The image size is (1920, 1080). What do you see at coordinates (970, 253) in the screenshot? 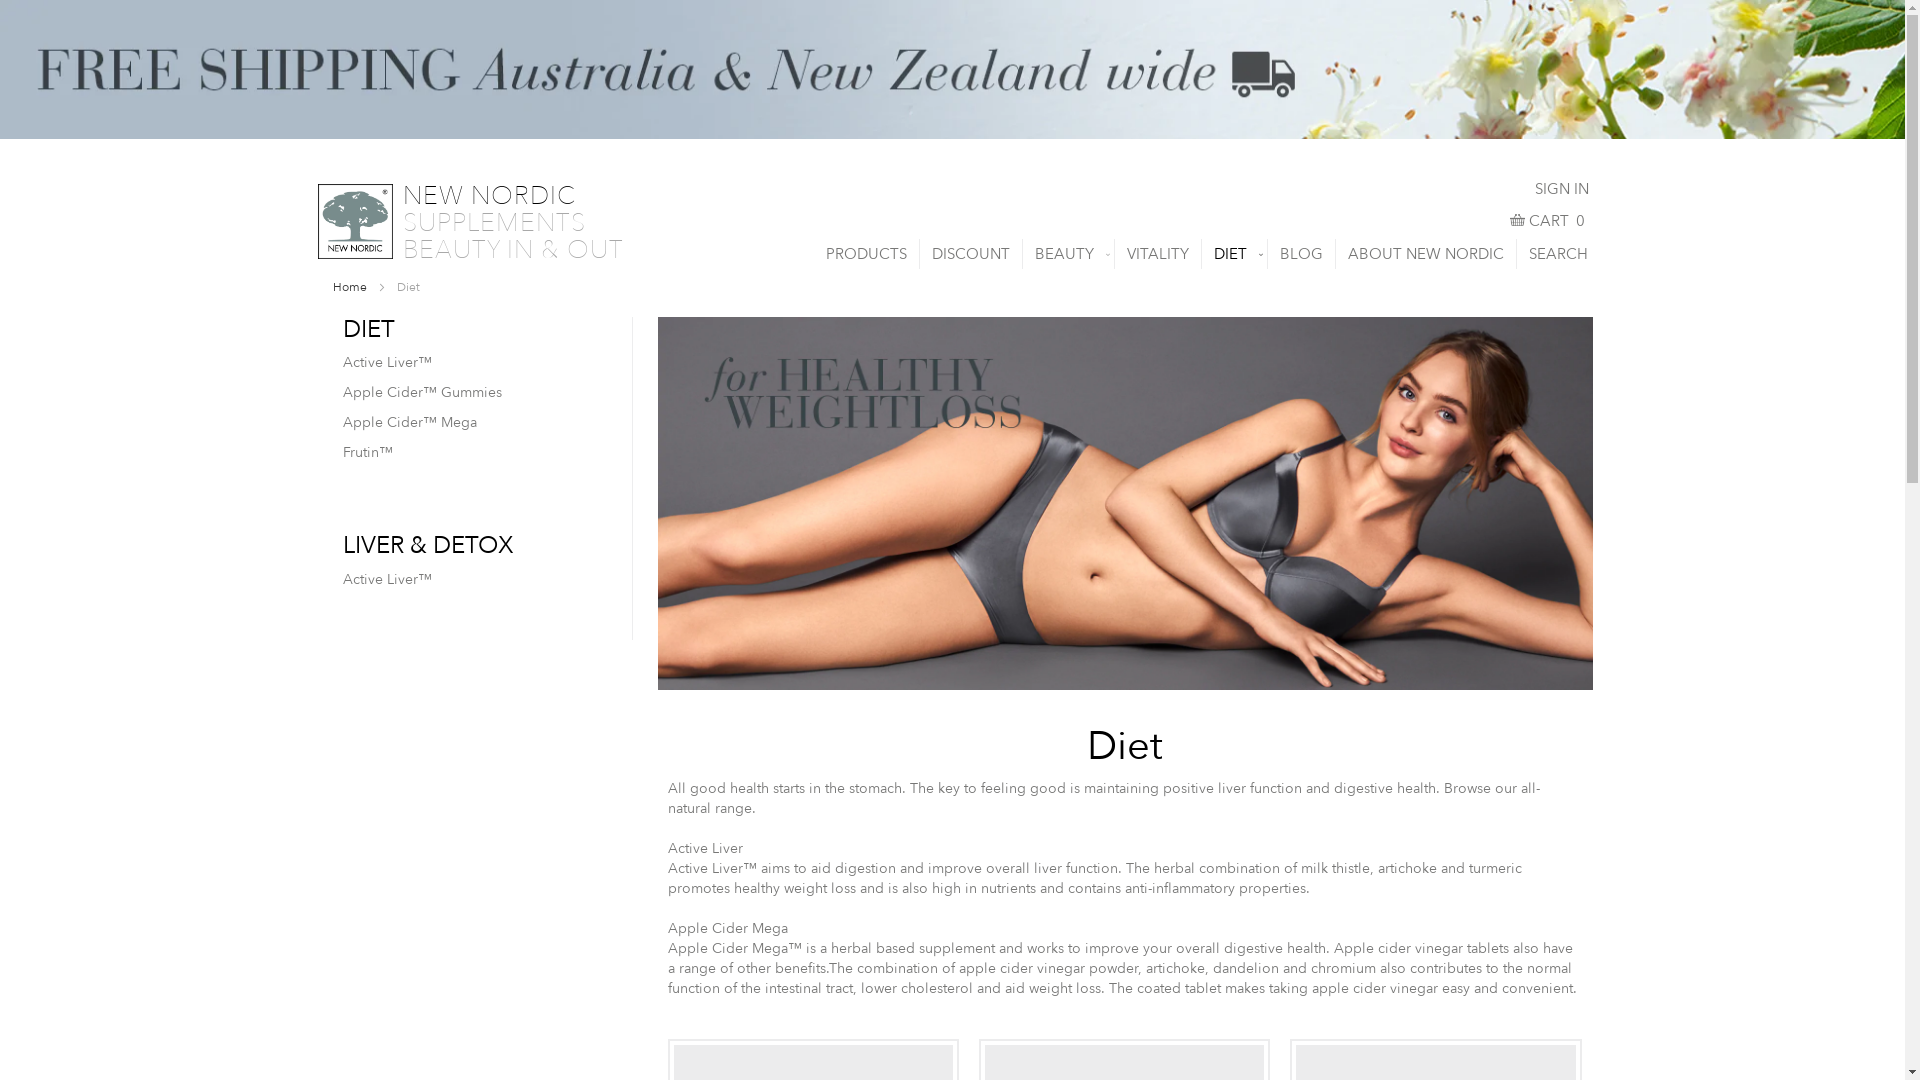
I see `'DISCOUNT'` at bounding box center [970, 253].